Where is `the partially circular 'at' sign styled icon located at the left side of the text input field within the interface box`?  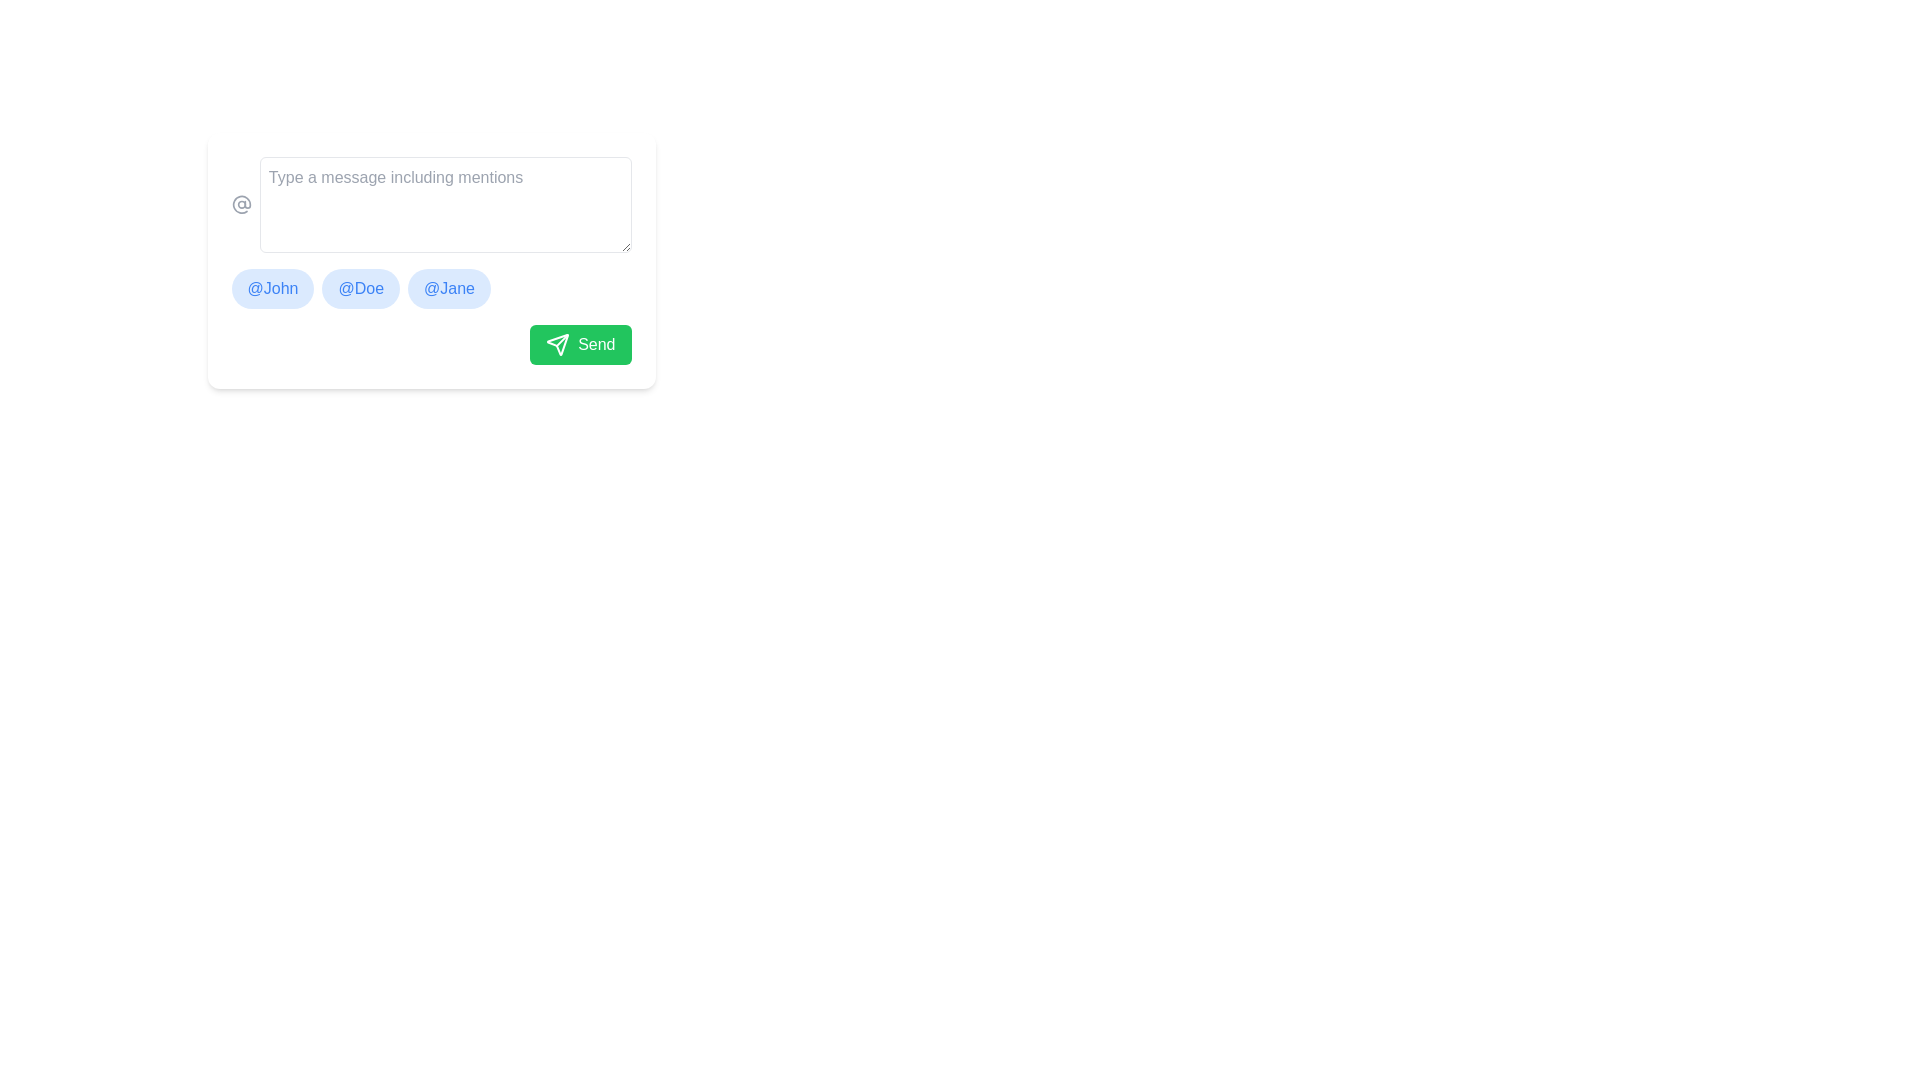 the partially circular 'at' sign styled icon located at the left side of the text input field within the interface box is located at coordinates (240, 204).